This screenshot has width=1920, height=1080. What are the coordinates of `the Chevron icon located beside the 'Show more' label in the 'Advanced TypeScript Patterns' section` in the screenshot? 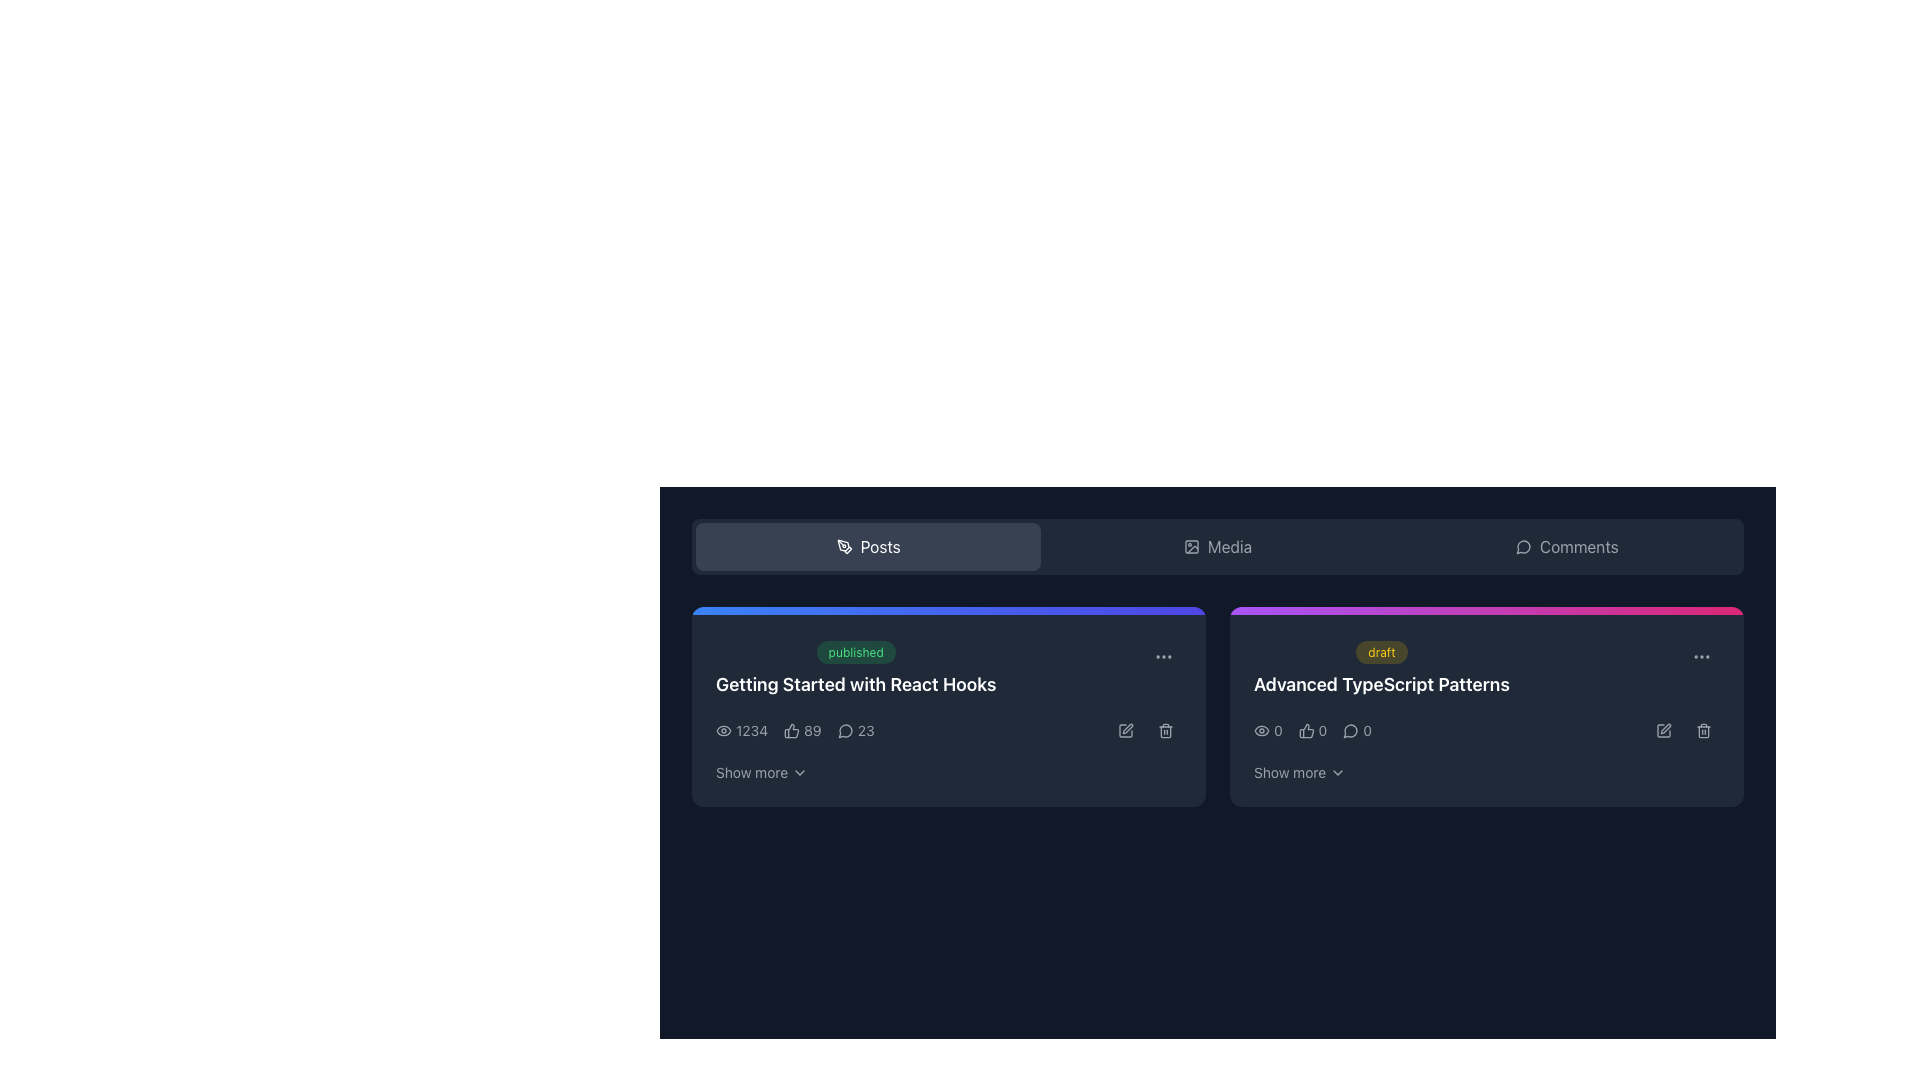 It's located at (1338, 771).